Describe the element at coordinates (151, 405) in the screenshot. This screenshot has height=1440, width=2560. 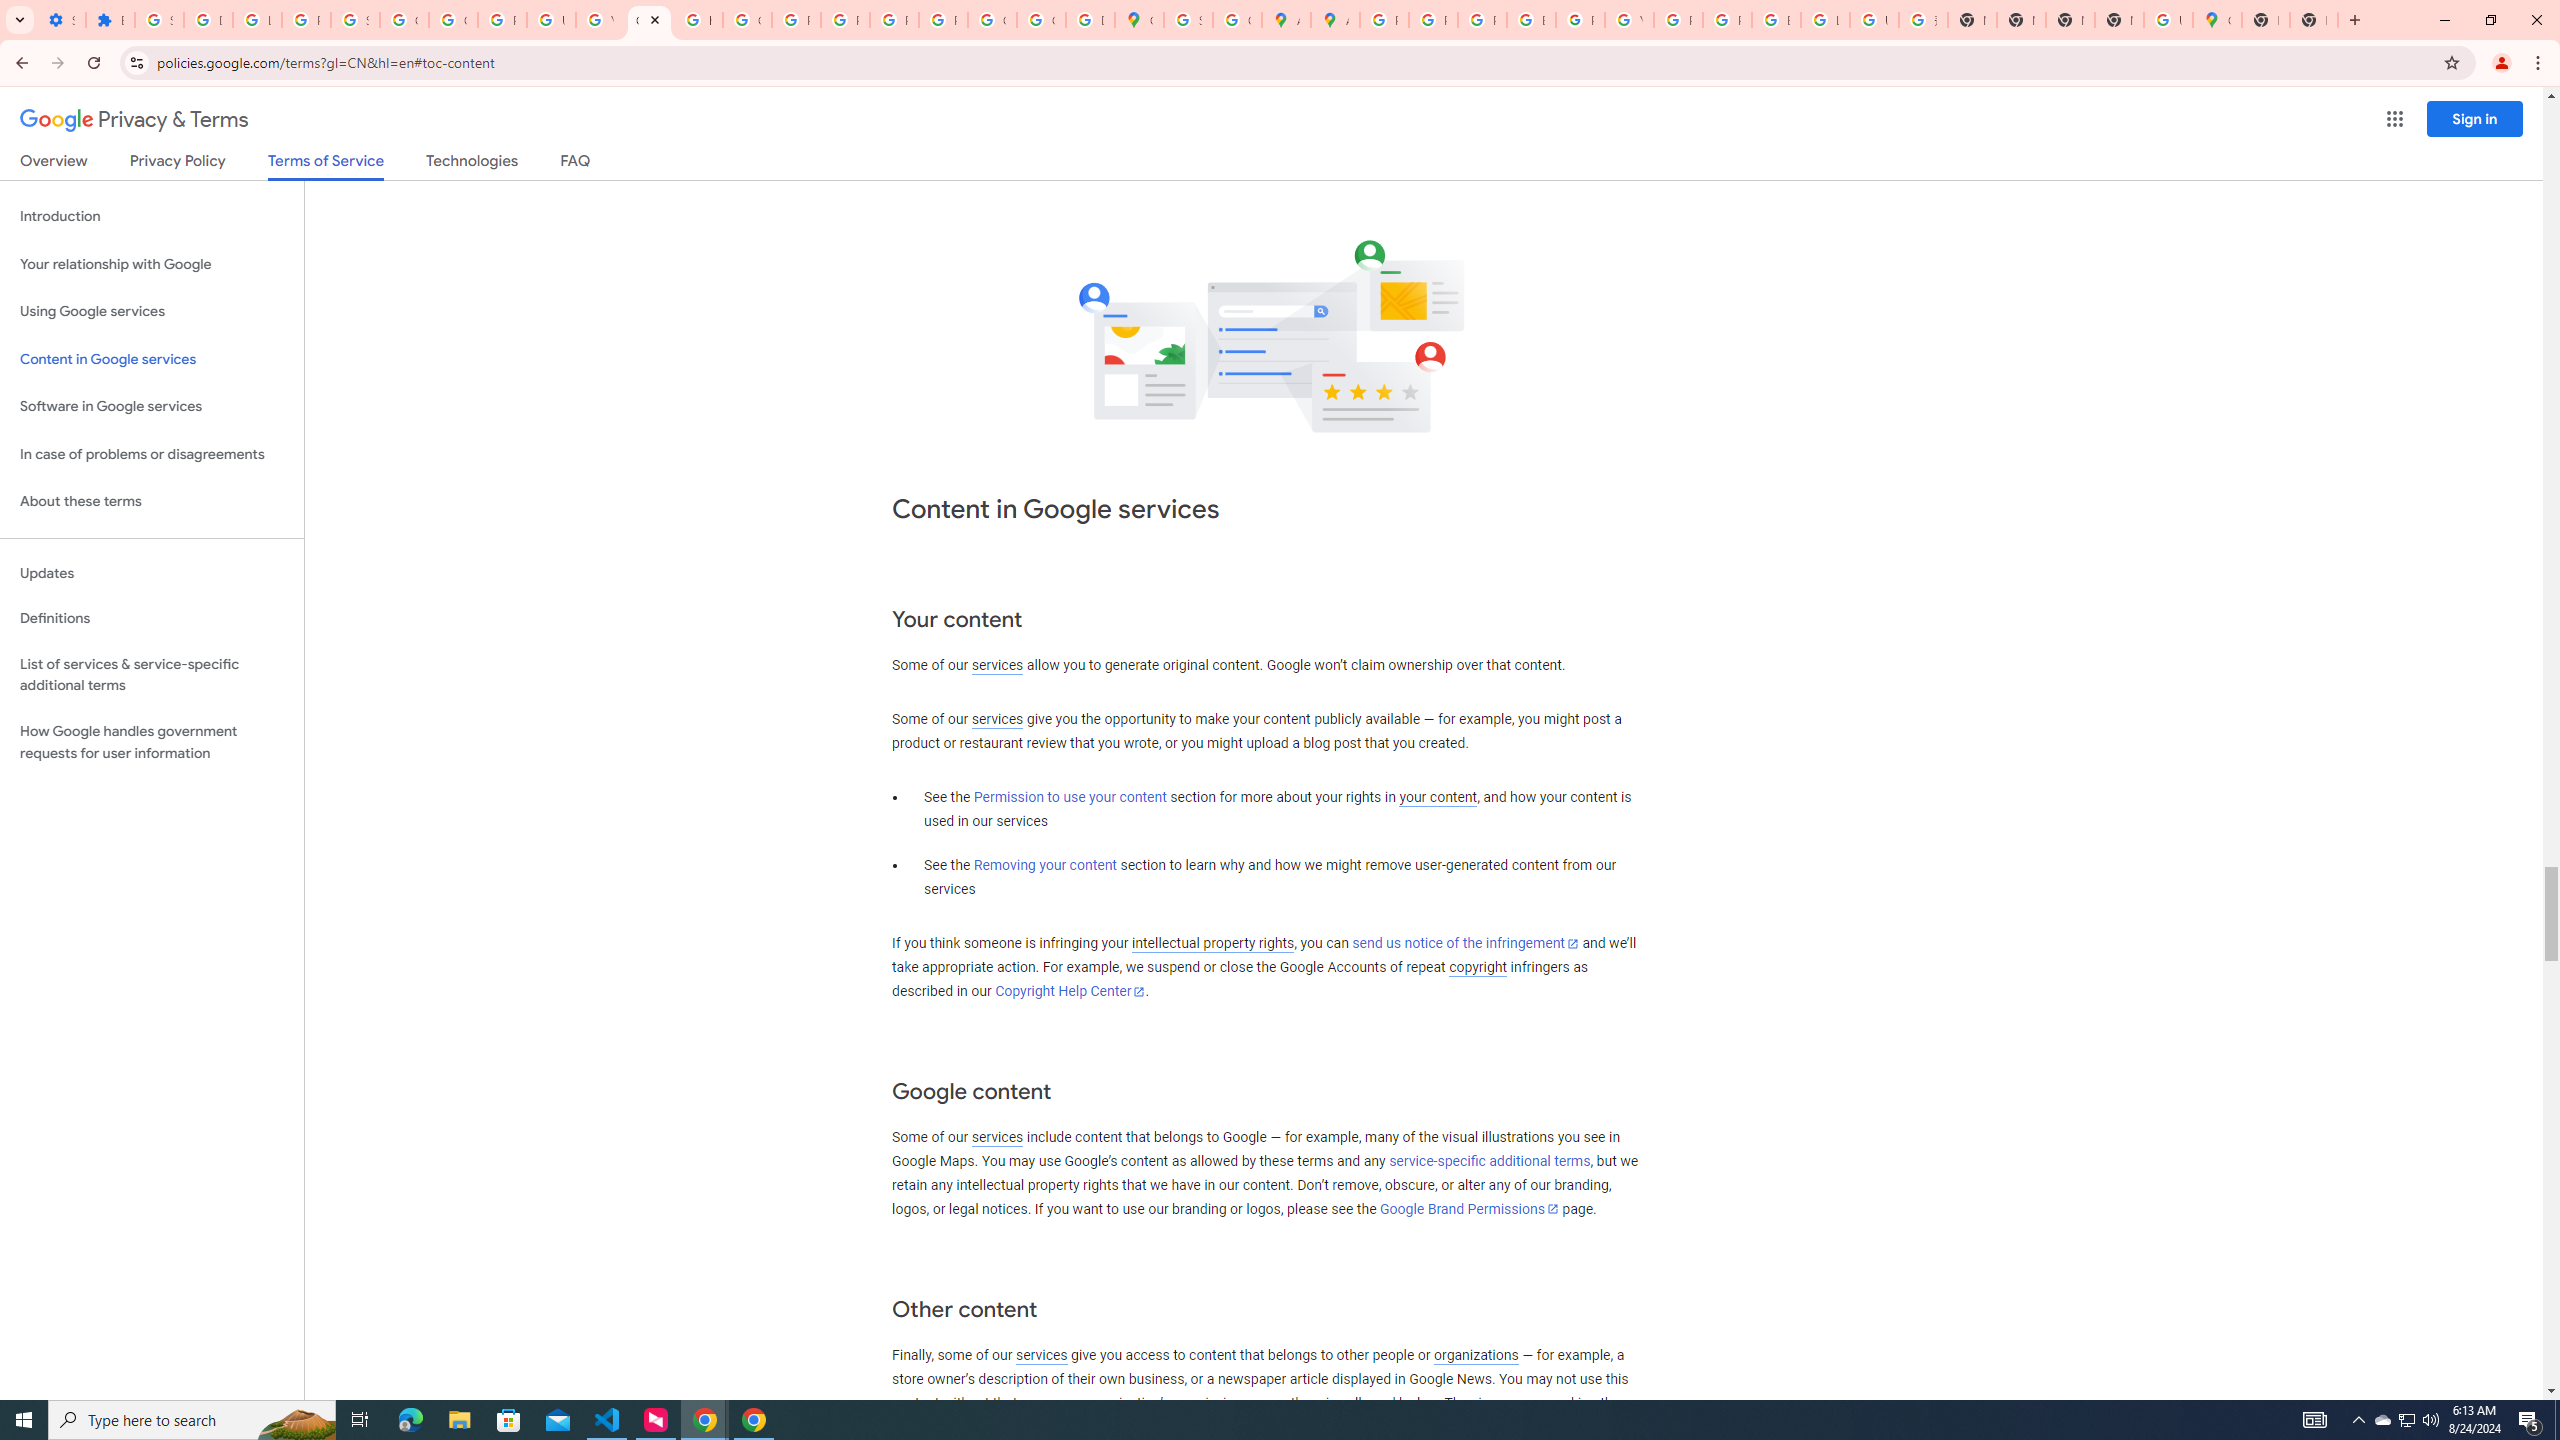
I see `'Software in Google services'` at that location.